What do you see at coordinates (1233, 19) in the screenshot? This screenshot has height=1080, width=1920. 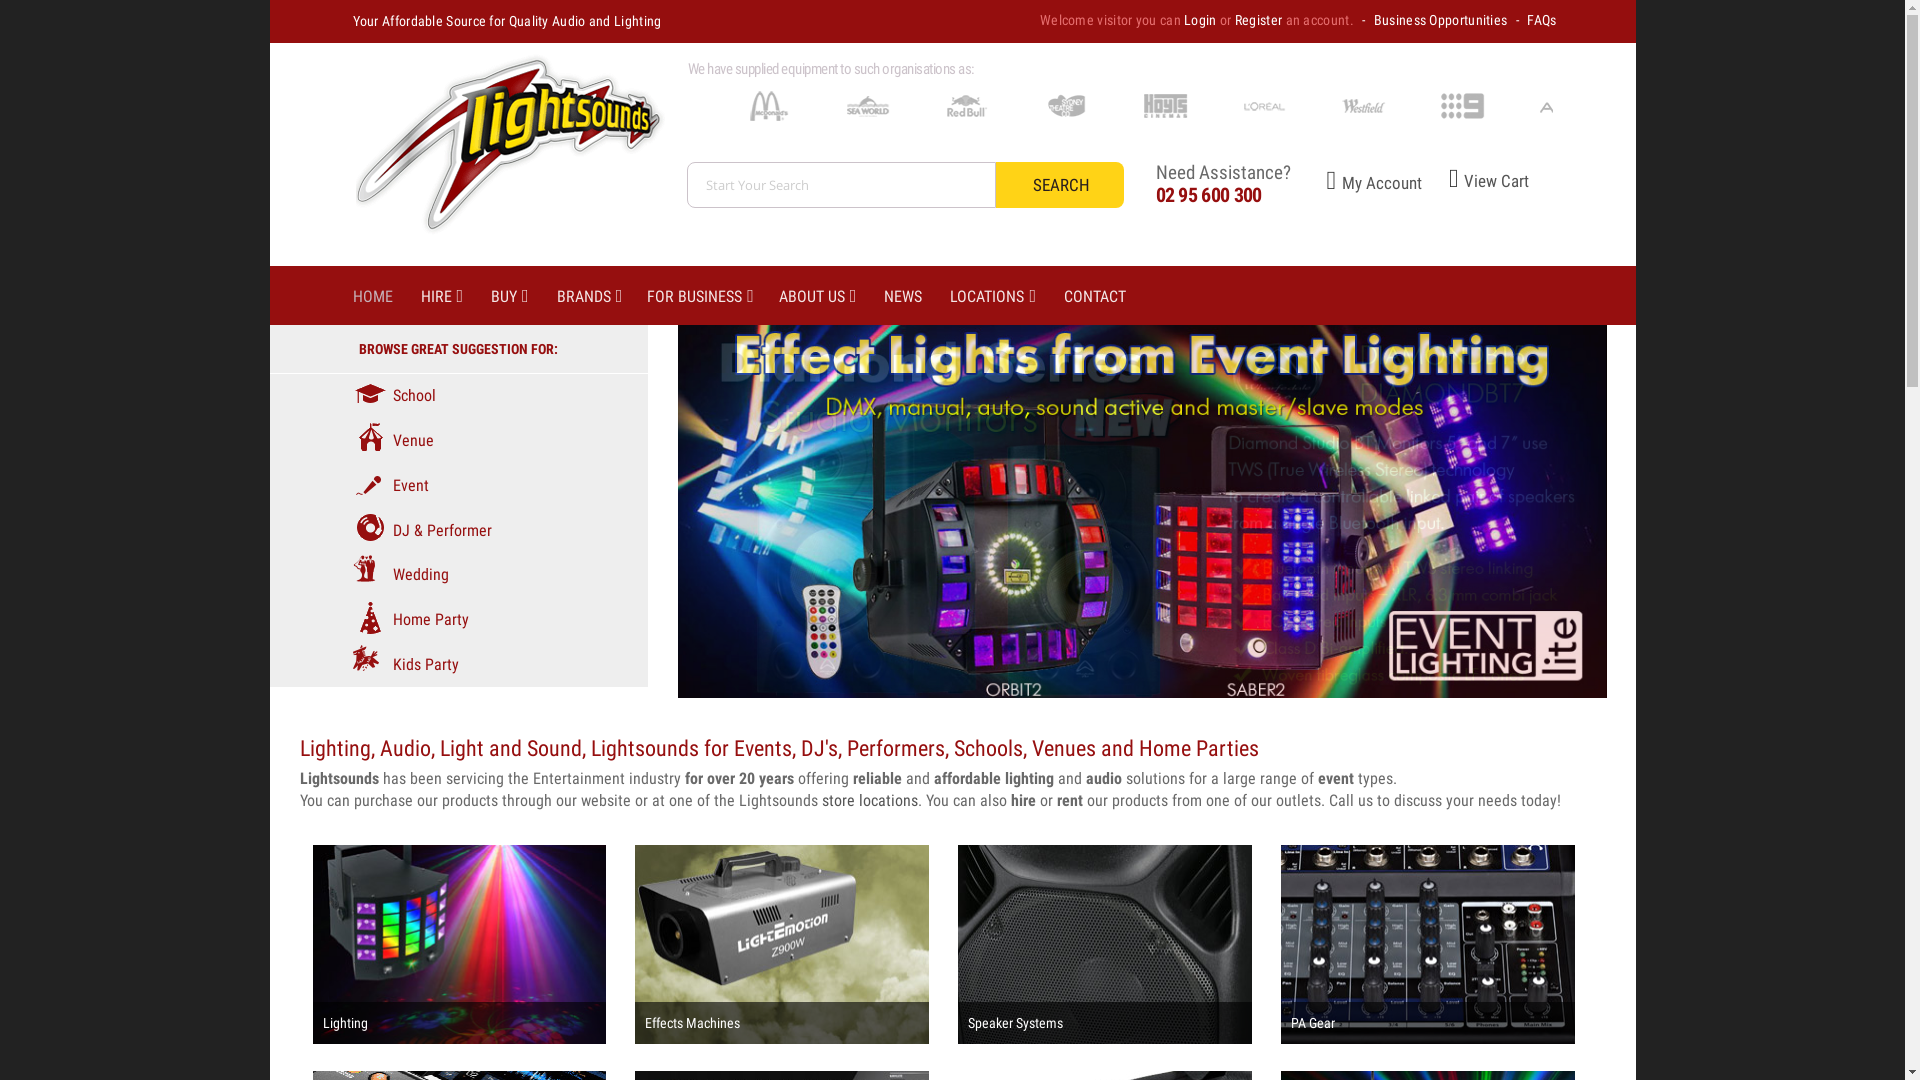 I see `'Register'` at bounding box center [1233, 19].